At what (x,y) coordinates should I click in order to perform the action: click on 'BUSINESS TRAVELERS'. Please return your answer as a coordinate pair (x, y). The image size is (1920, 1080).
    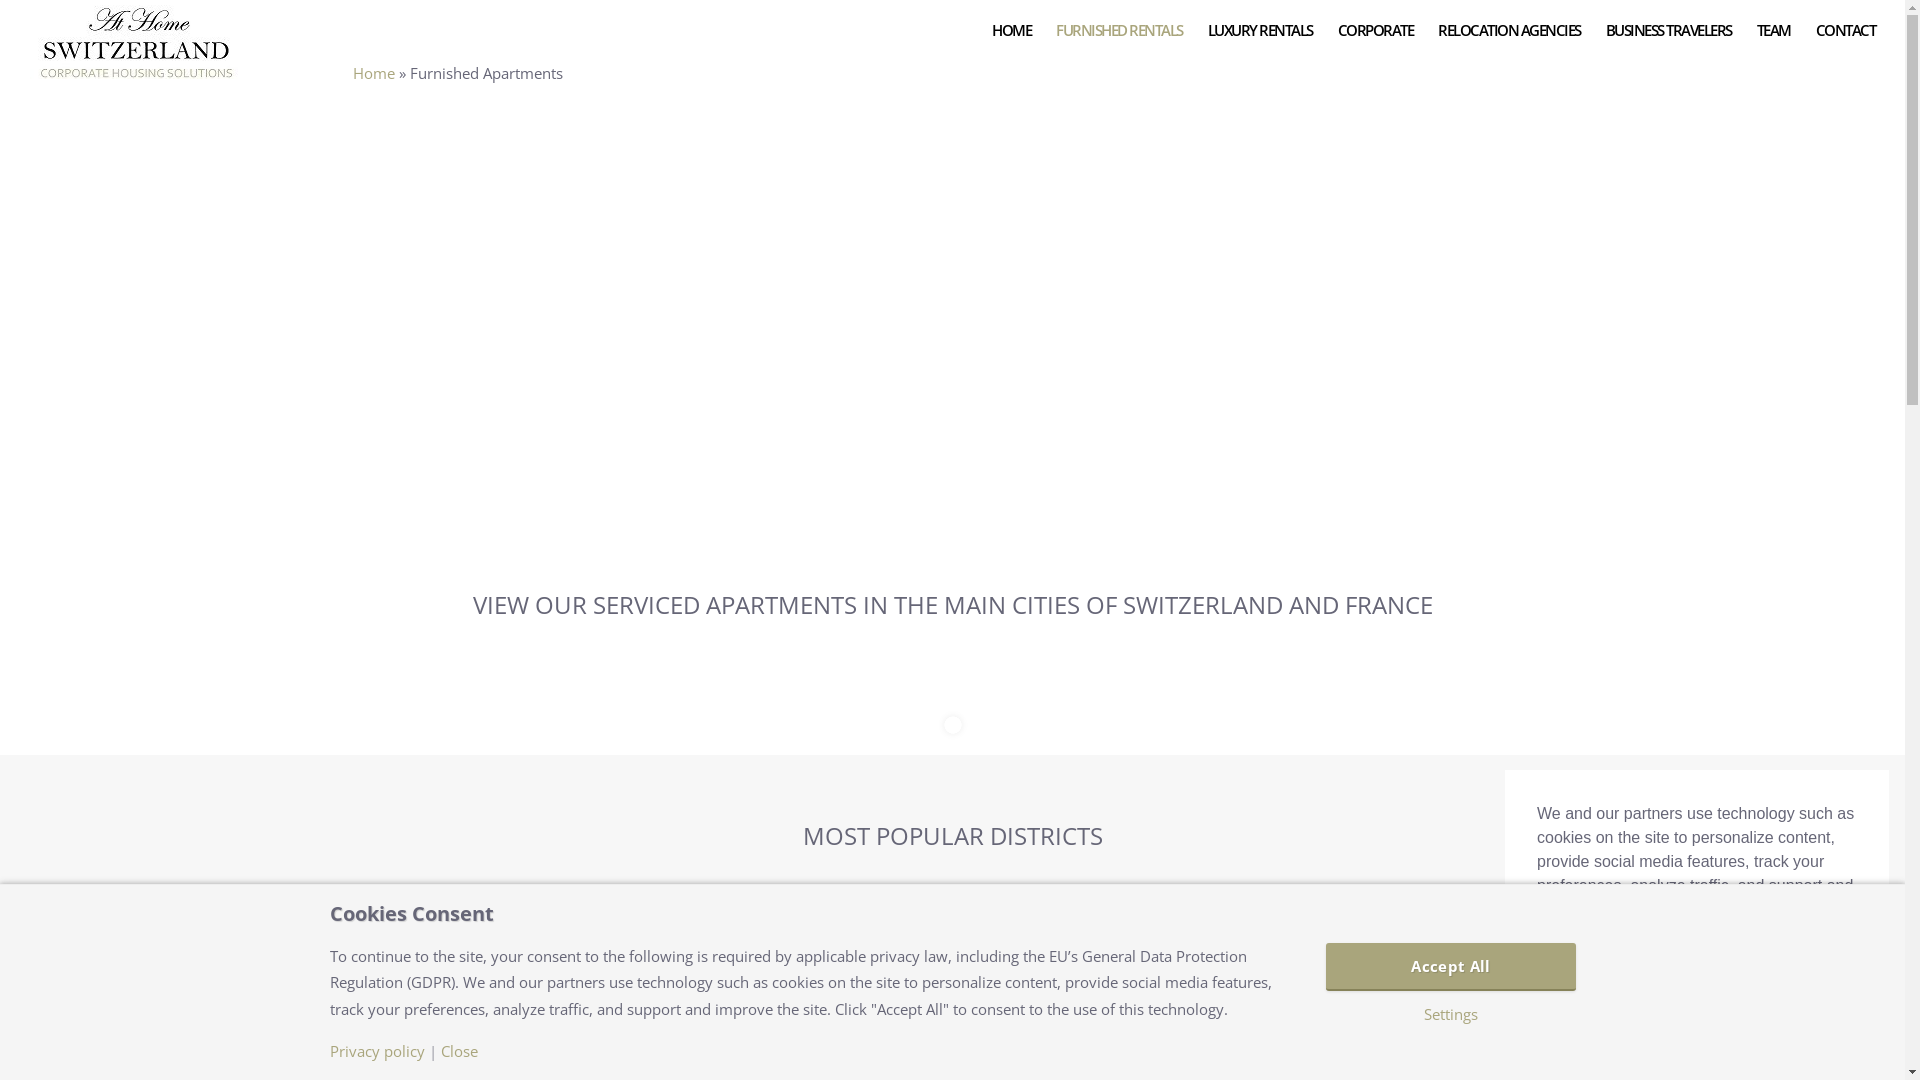
    Looking at the image, I should click on (1669, 30).